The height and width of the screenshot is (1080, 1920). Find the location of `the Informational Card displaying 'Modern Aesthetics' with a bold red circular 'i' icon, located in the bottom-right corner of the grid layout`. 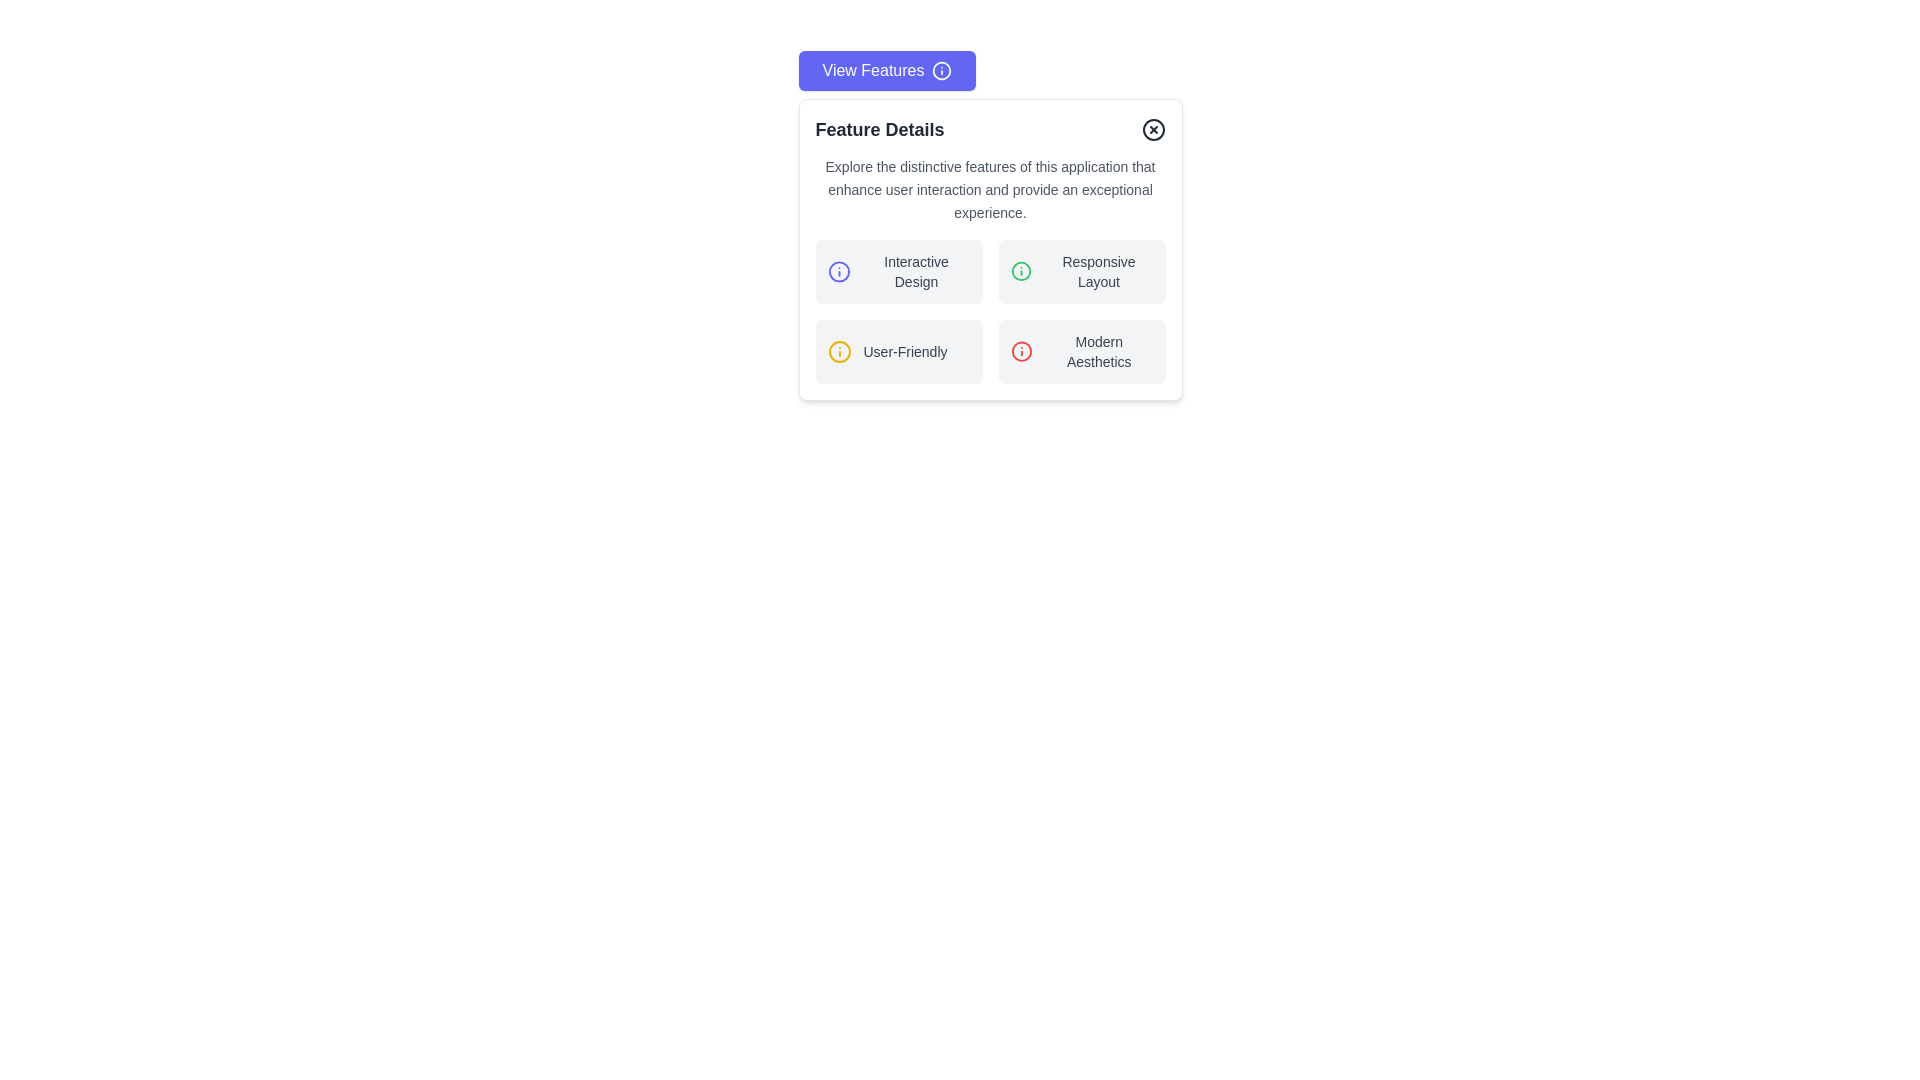

the Informational Card displaying 'Modern Aesthetics' with a bold red circular 'i' icon, located in the bottom-right corner of the grid layout is located at coordinates (1080, 350).